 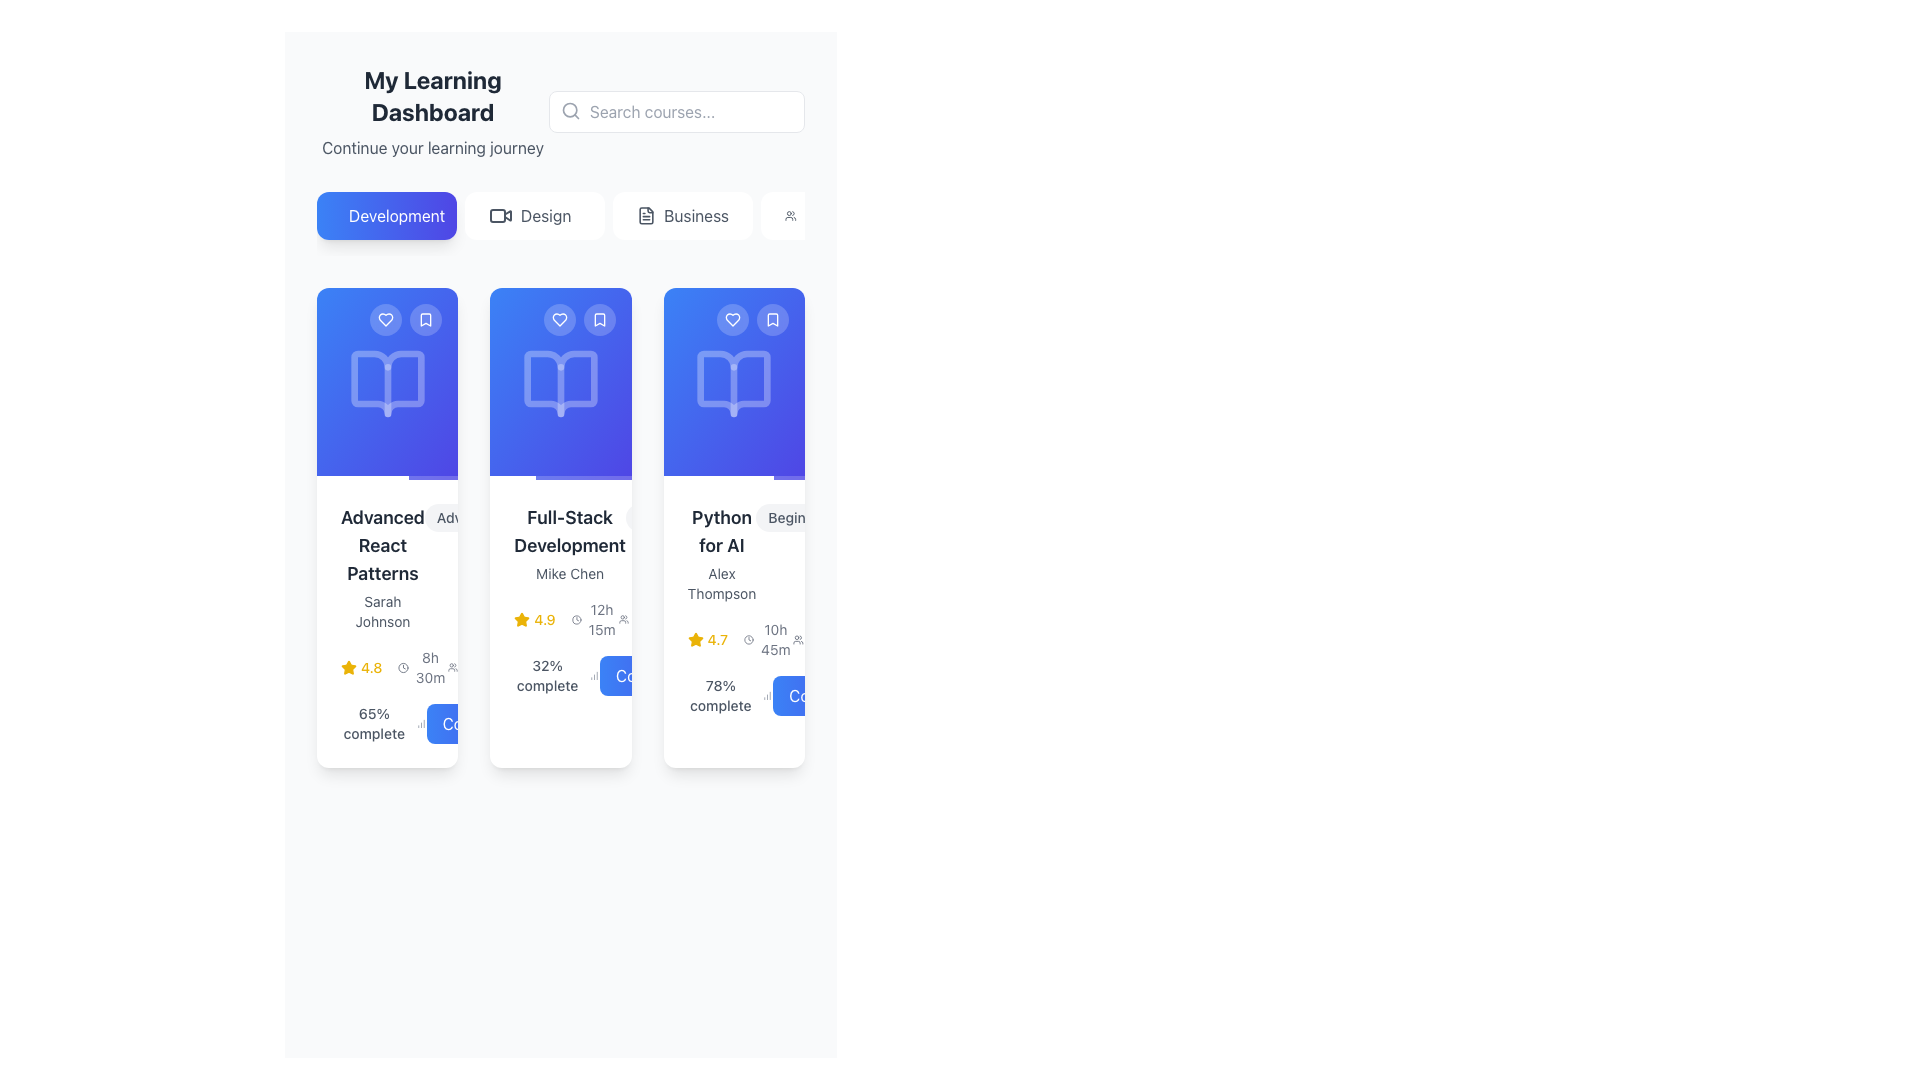 I want to click on the book icon representing the course content for 'Python for AI', which is centrally located in the card header, so click(x=733, y=384).